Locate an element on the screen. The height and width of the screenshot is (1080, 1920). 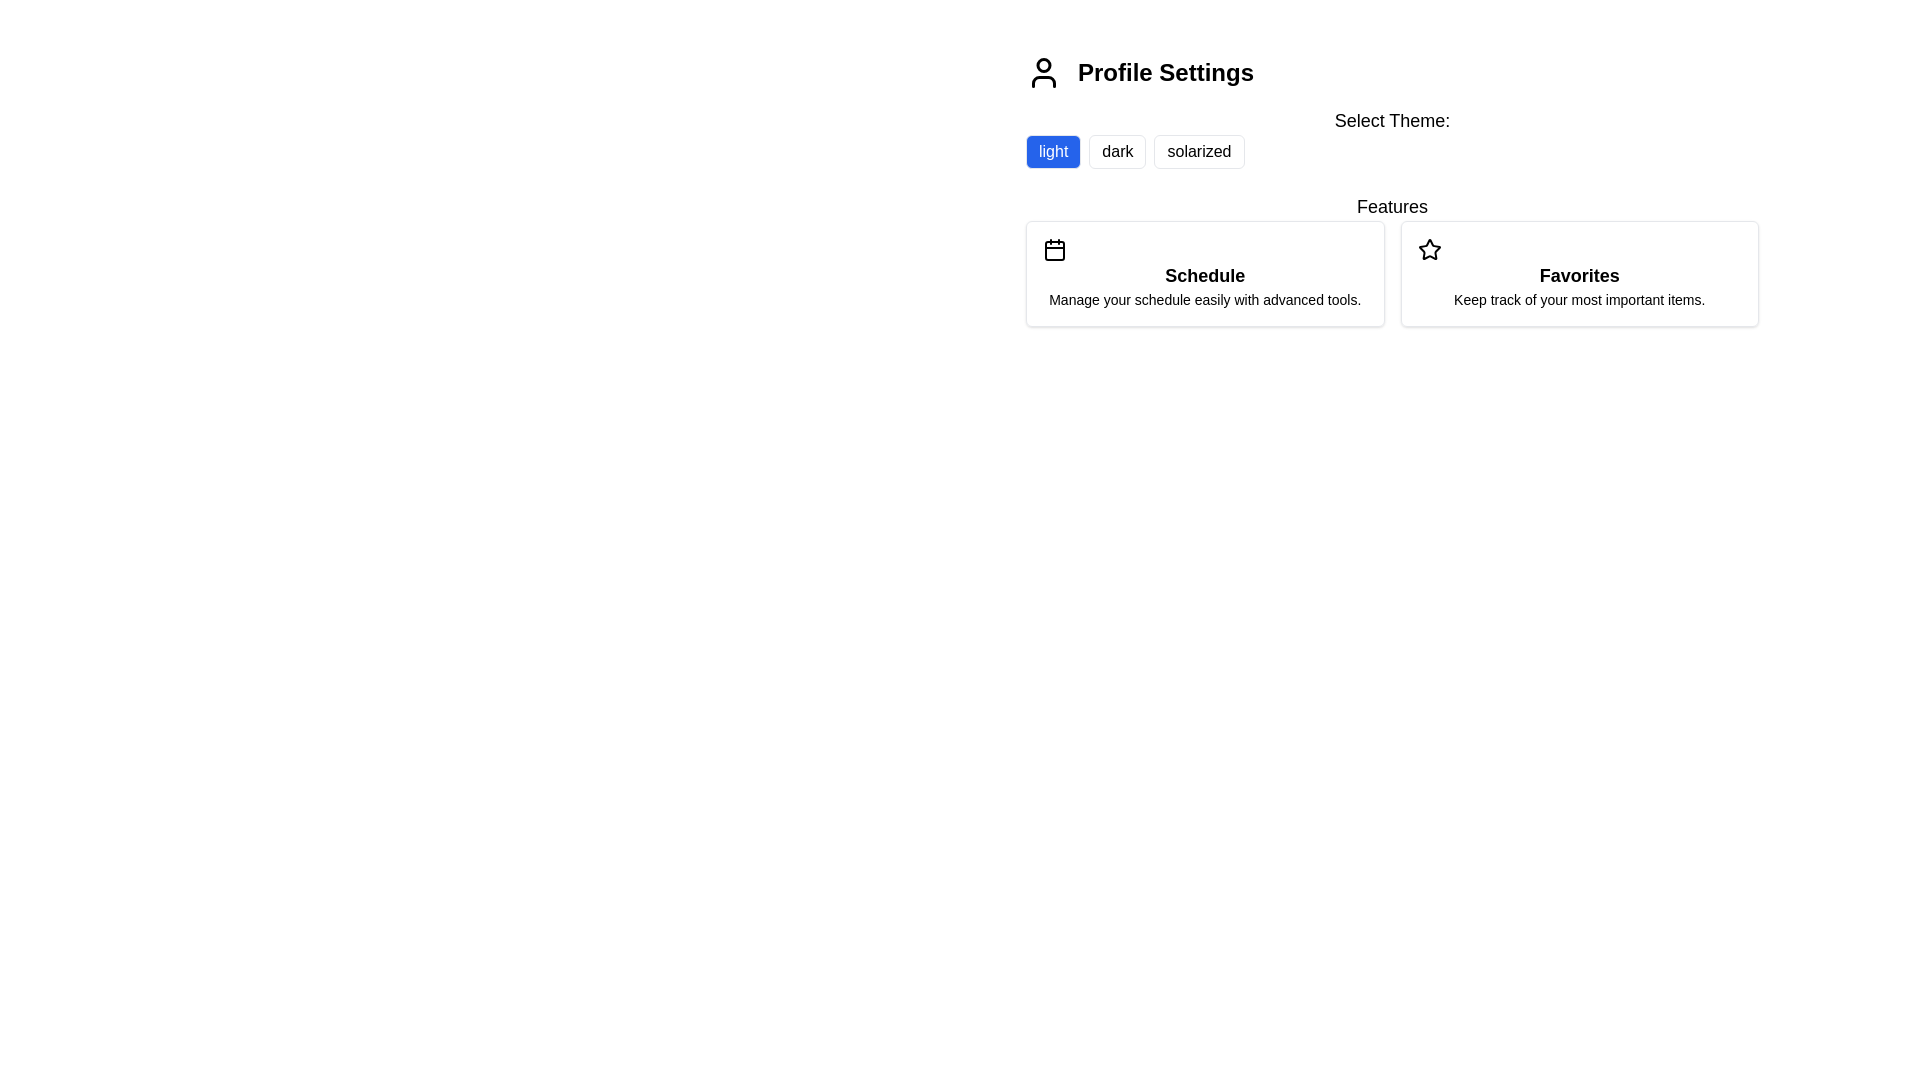
the leftmost button in the 'Select Theme' row is located at coordinates (1052, 150).